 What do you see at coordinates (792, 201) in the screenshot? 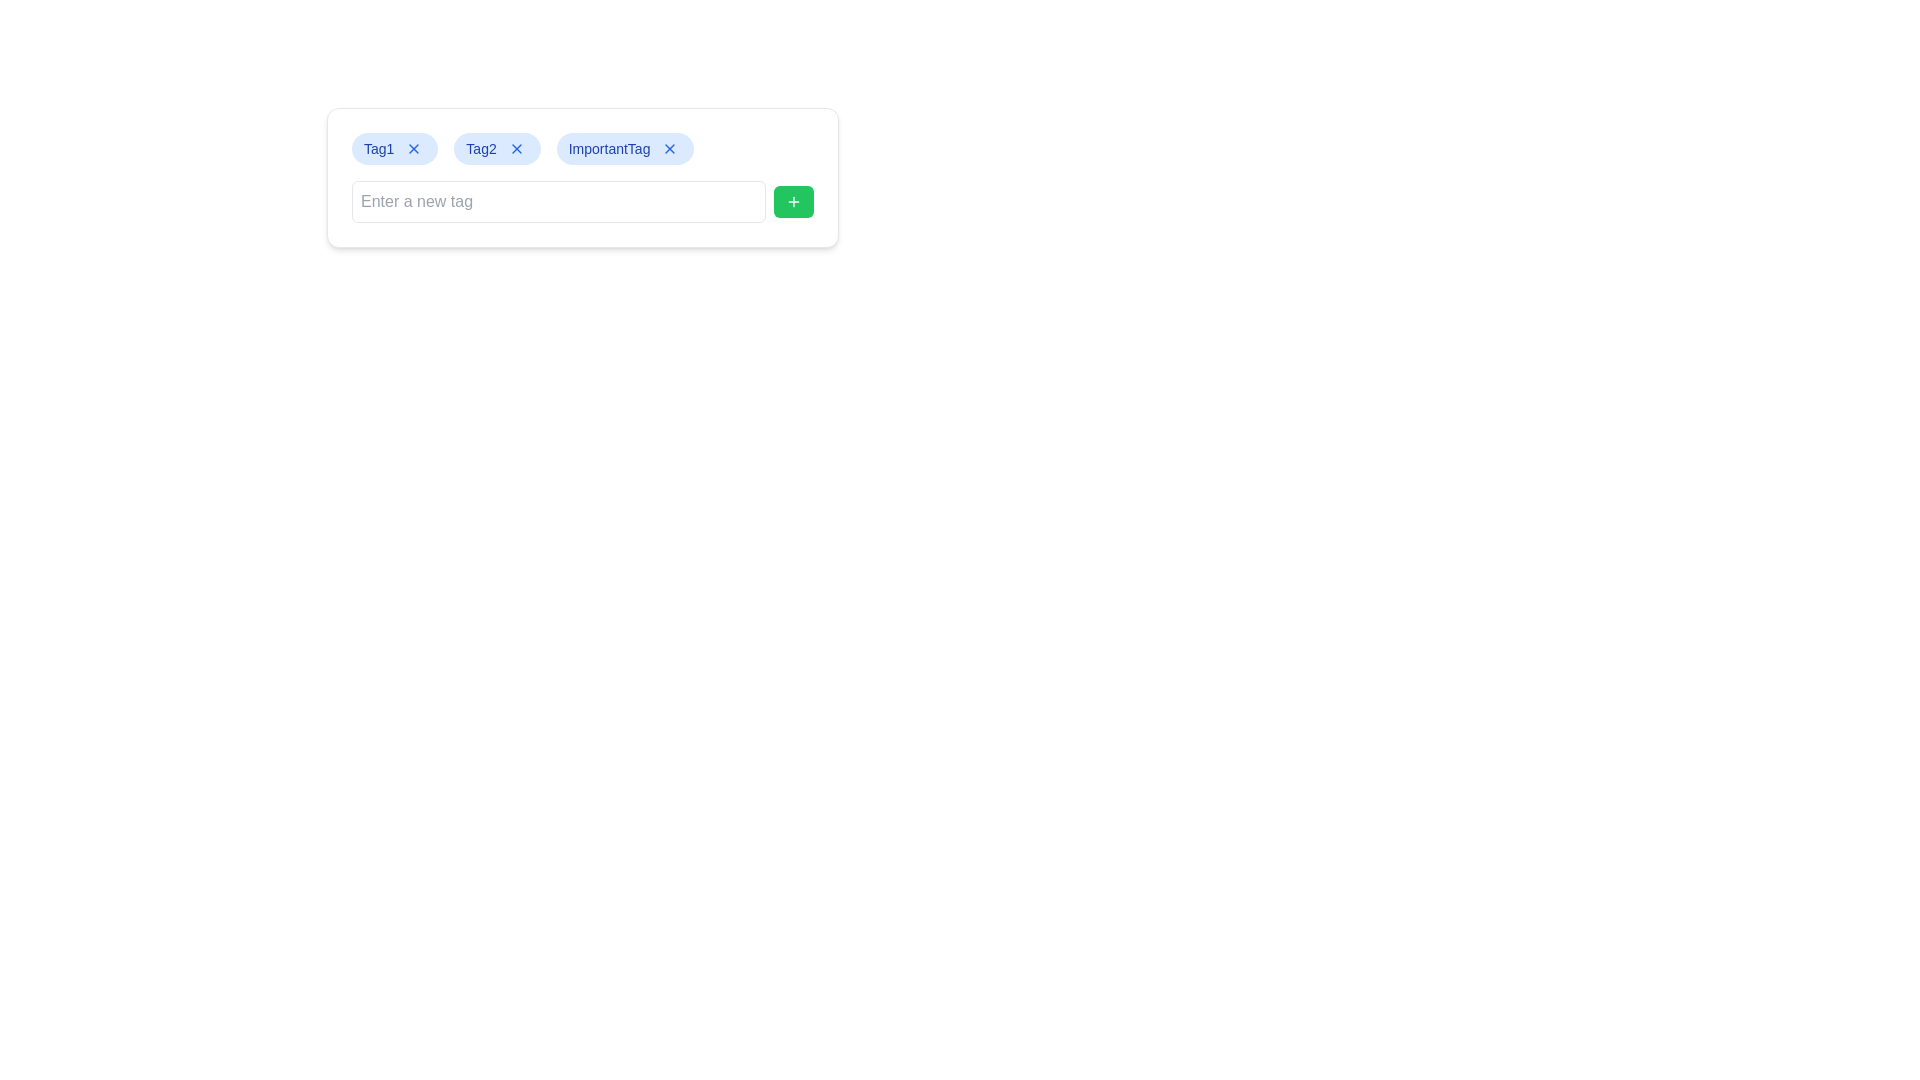
I see `the 'Add' button located to the right of the 'Enter a new tag.' input field` at bounding box center [792, 201].